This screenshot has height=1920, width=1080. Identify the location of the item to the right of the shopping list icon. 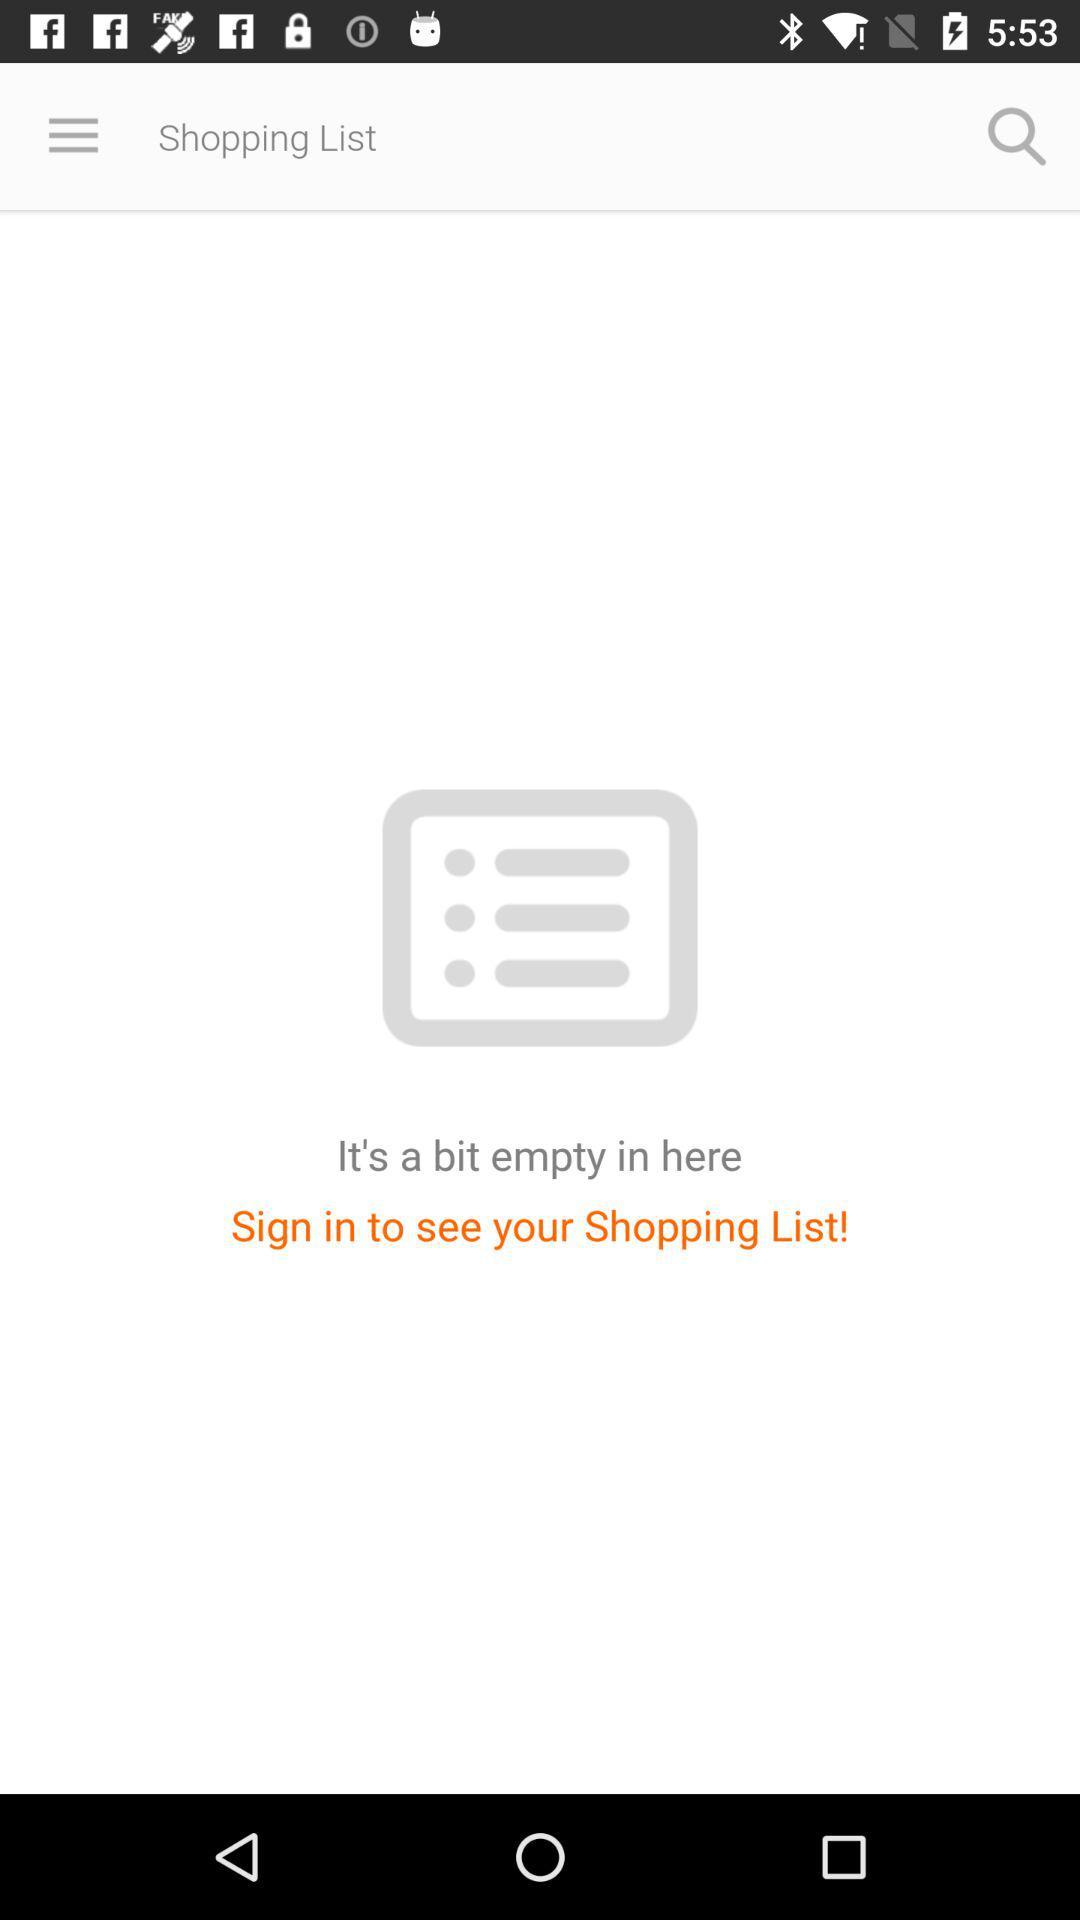
(1017, 135).